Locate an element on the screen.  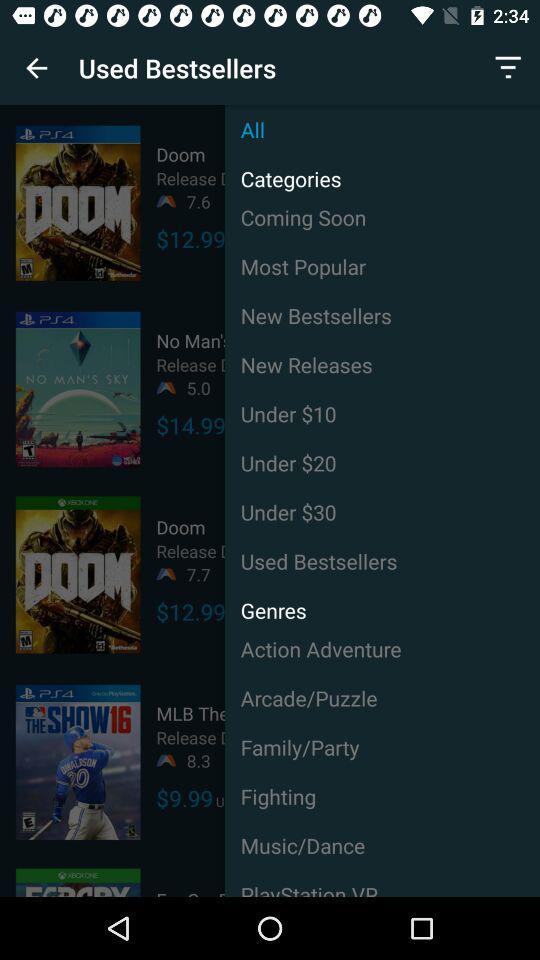
item to the left of used bestsellers is located at coordinates (36, 68).